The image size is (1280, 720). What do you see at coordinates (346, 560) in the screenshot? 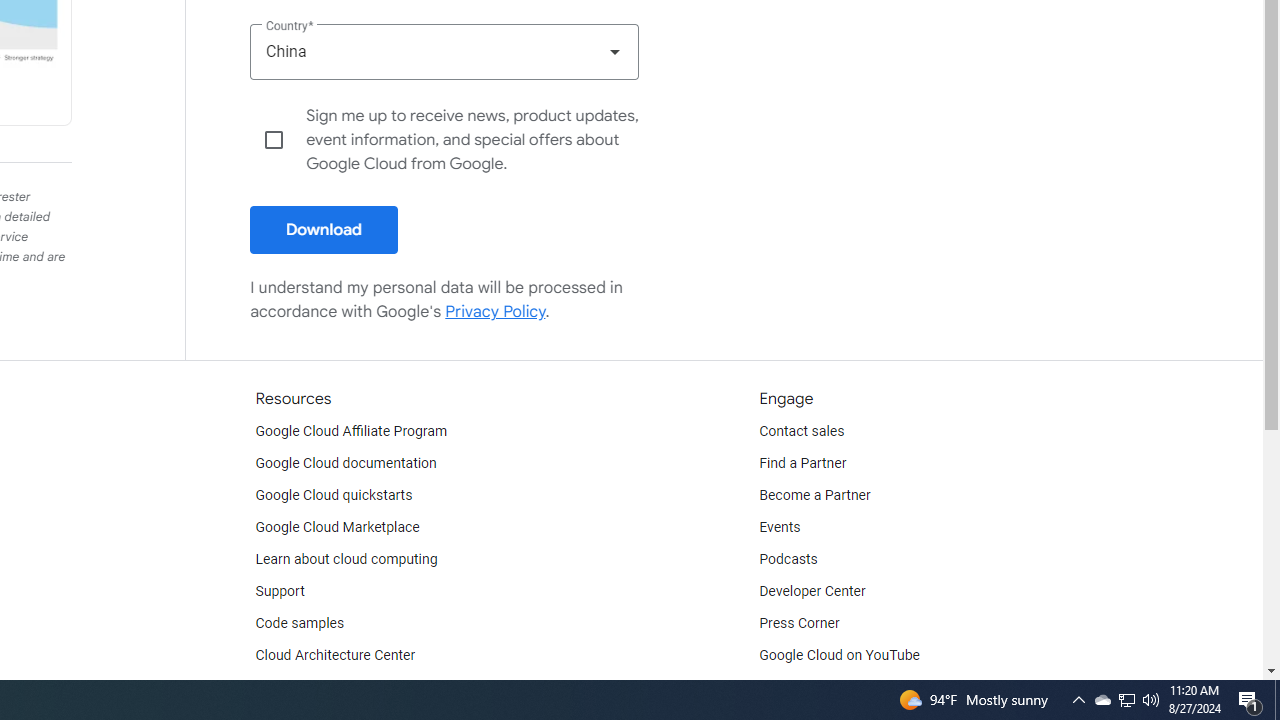
I see `'Learn about cloud computing'` at bounding box center [346, 560].